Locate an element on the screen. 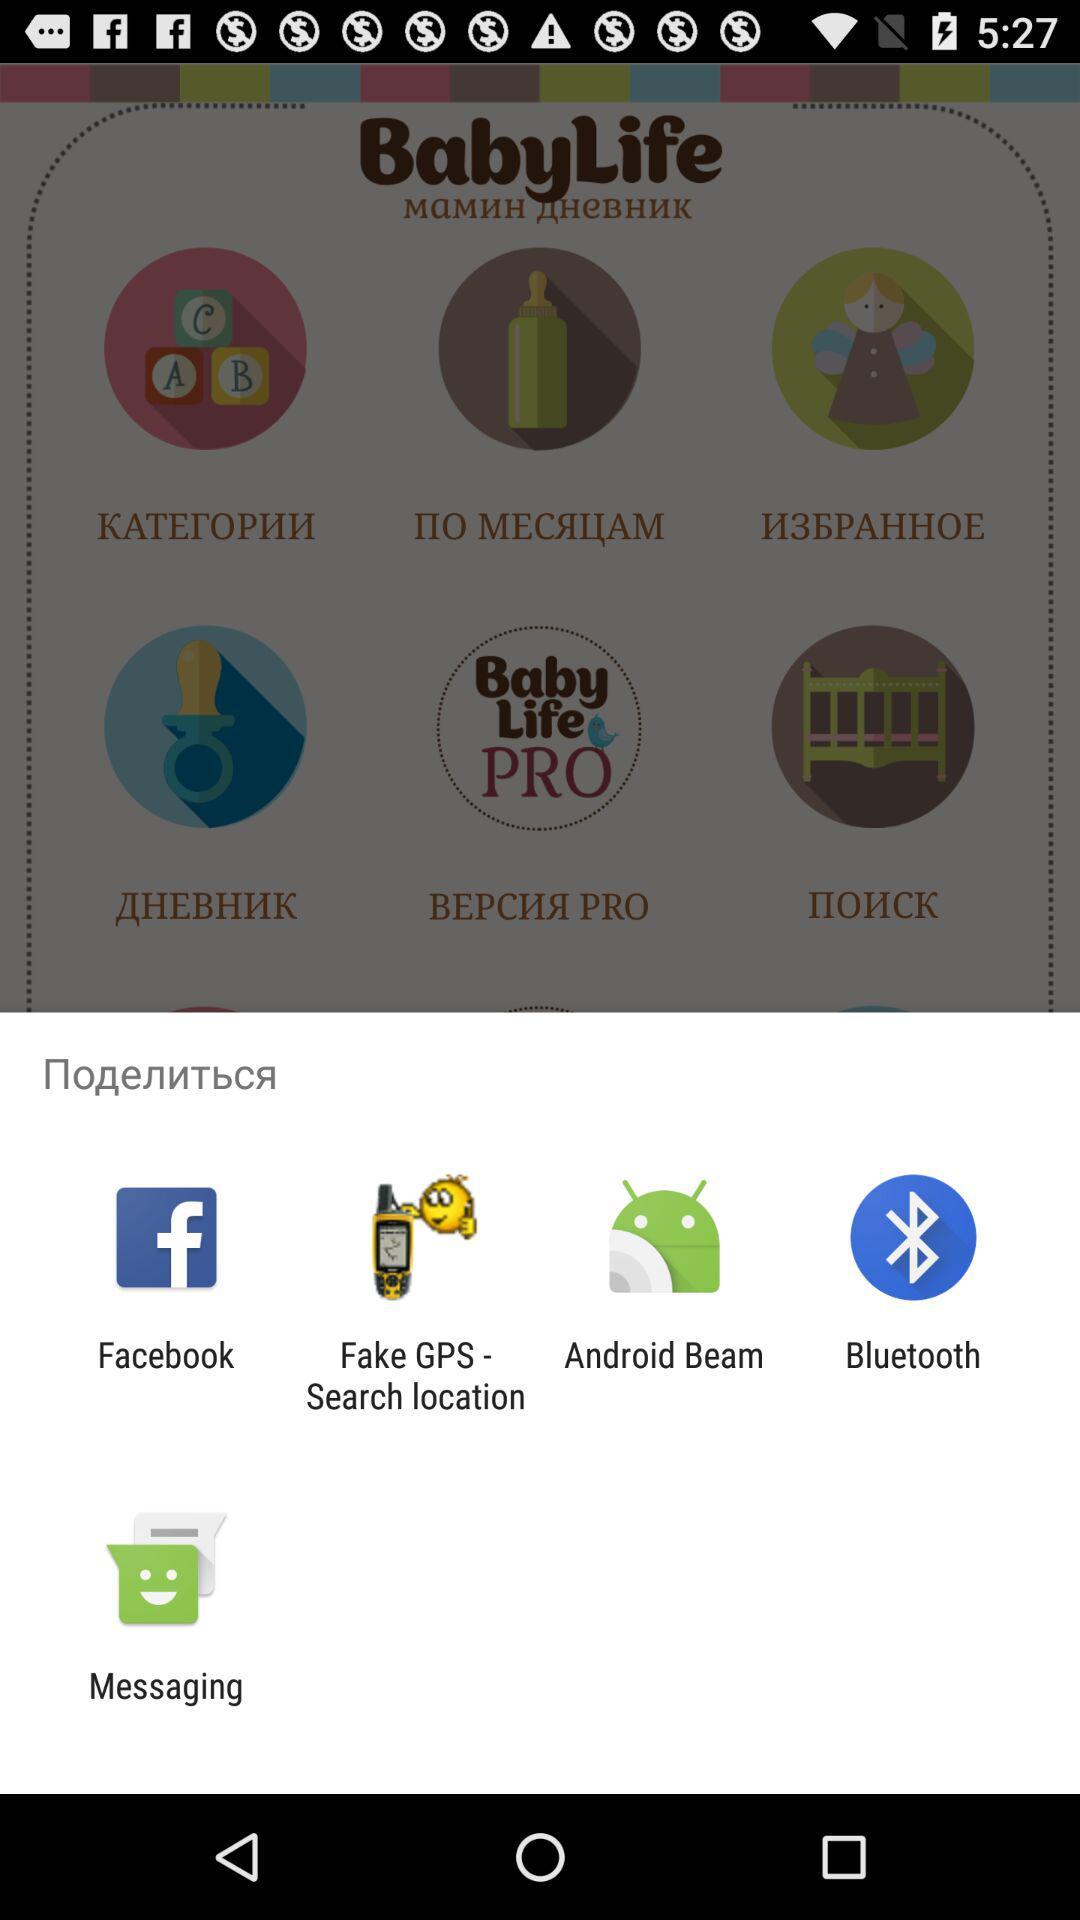 The image size is (1080, 1920). icon to the right of android beam item is located at coordinates (913, 1374).